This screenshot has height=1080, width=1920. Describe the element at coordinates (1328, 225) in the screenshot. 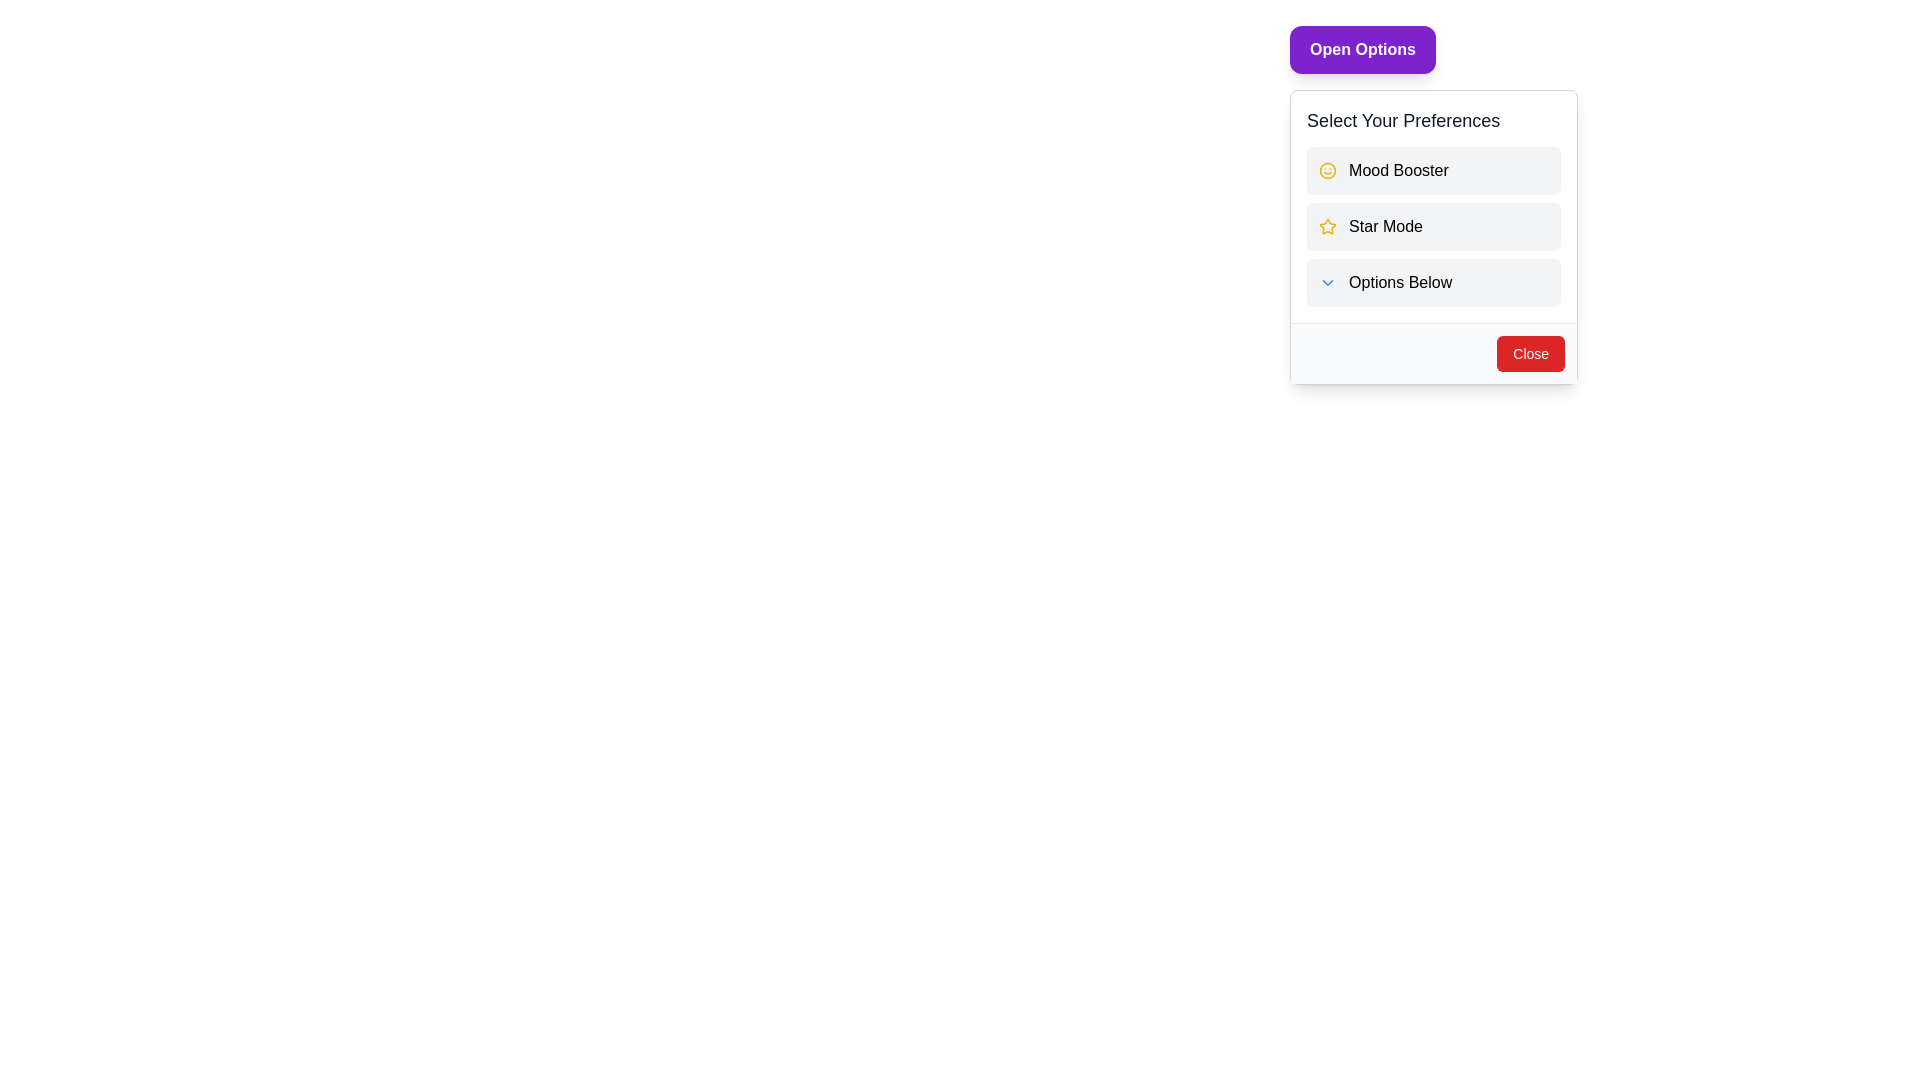

I see `the 'Star Mode' icon located in the second row of the options under the 'Select Your Preferences' panel` at that location.